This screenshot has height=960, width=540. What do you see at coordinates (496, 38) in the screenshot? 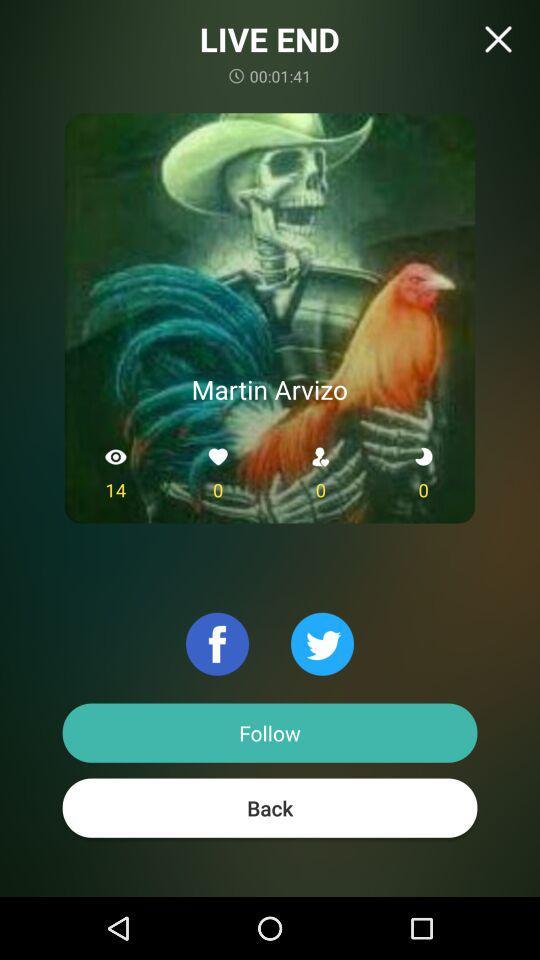
I see `the close icon` at bounding box center [496, 38].